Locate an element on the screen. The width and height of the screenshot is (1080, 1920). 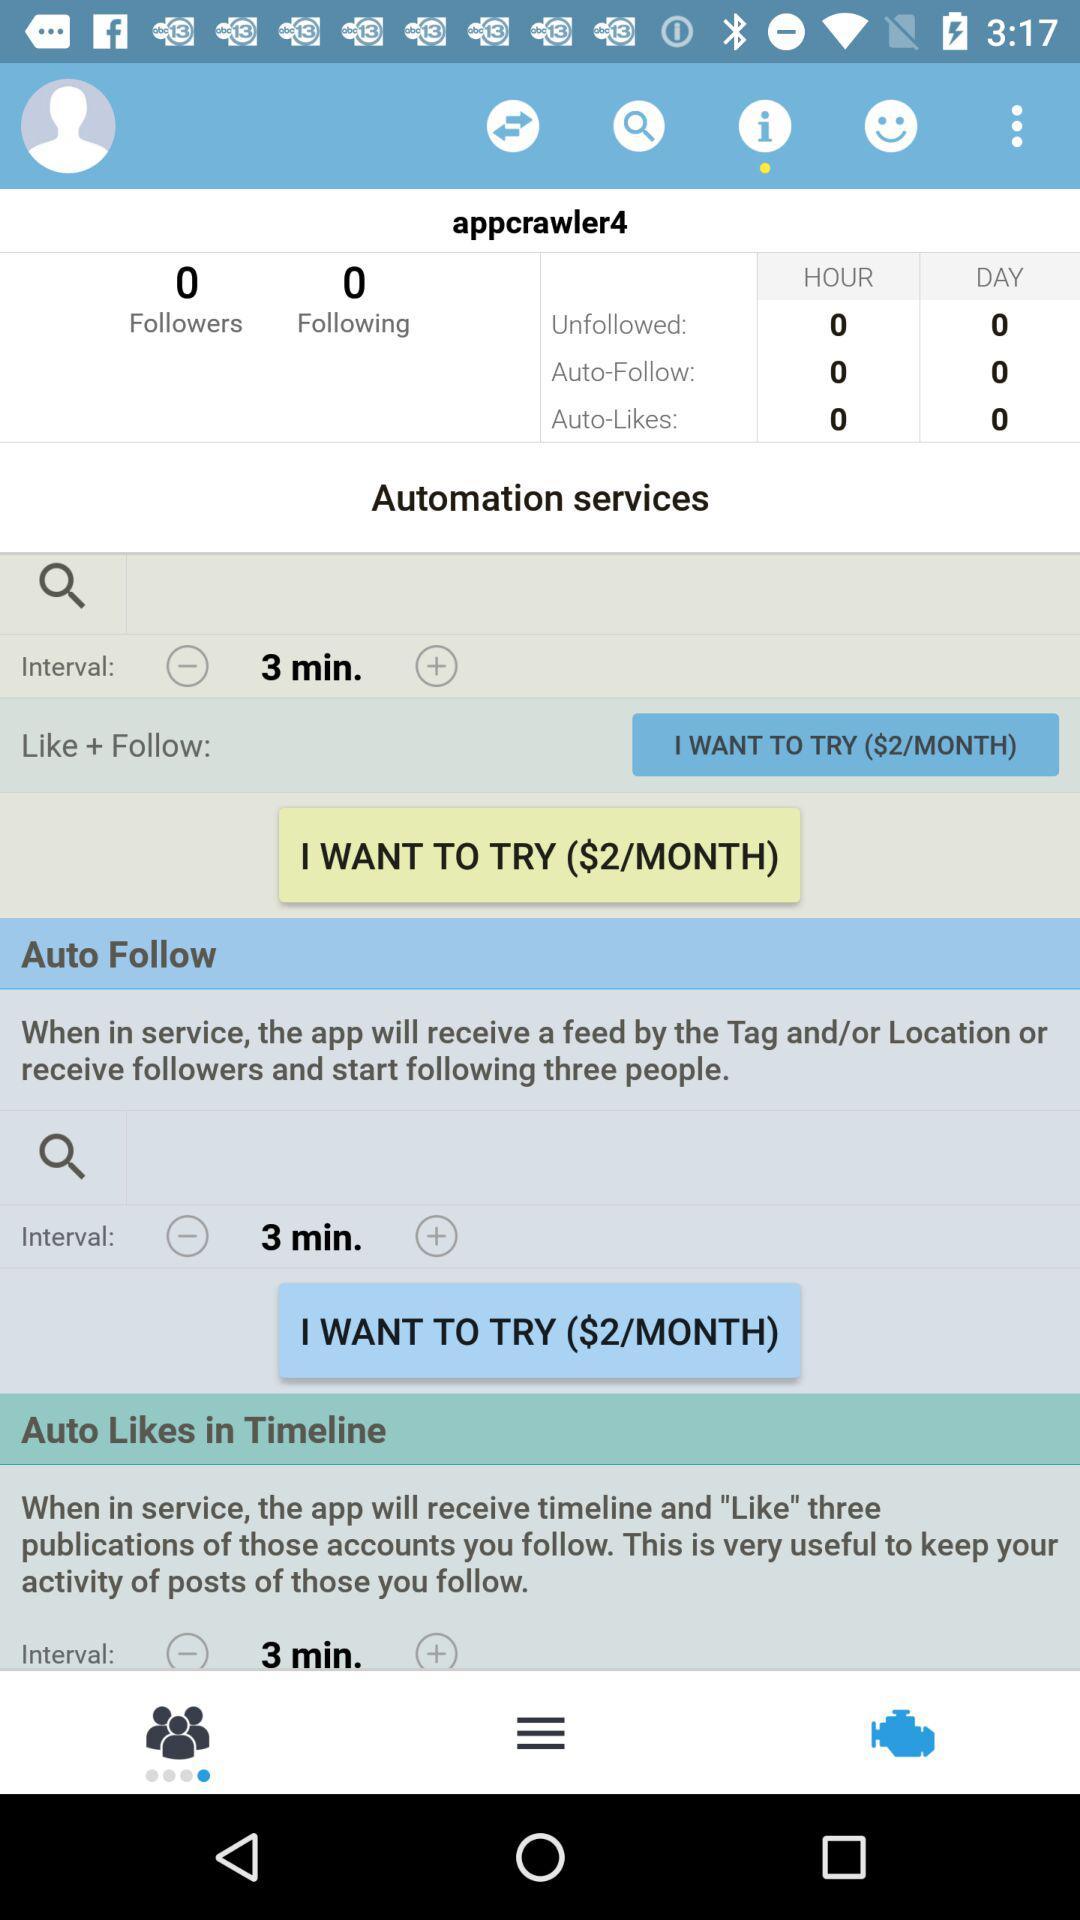
open menu/settings is located at coordinates (1017, 124).